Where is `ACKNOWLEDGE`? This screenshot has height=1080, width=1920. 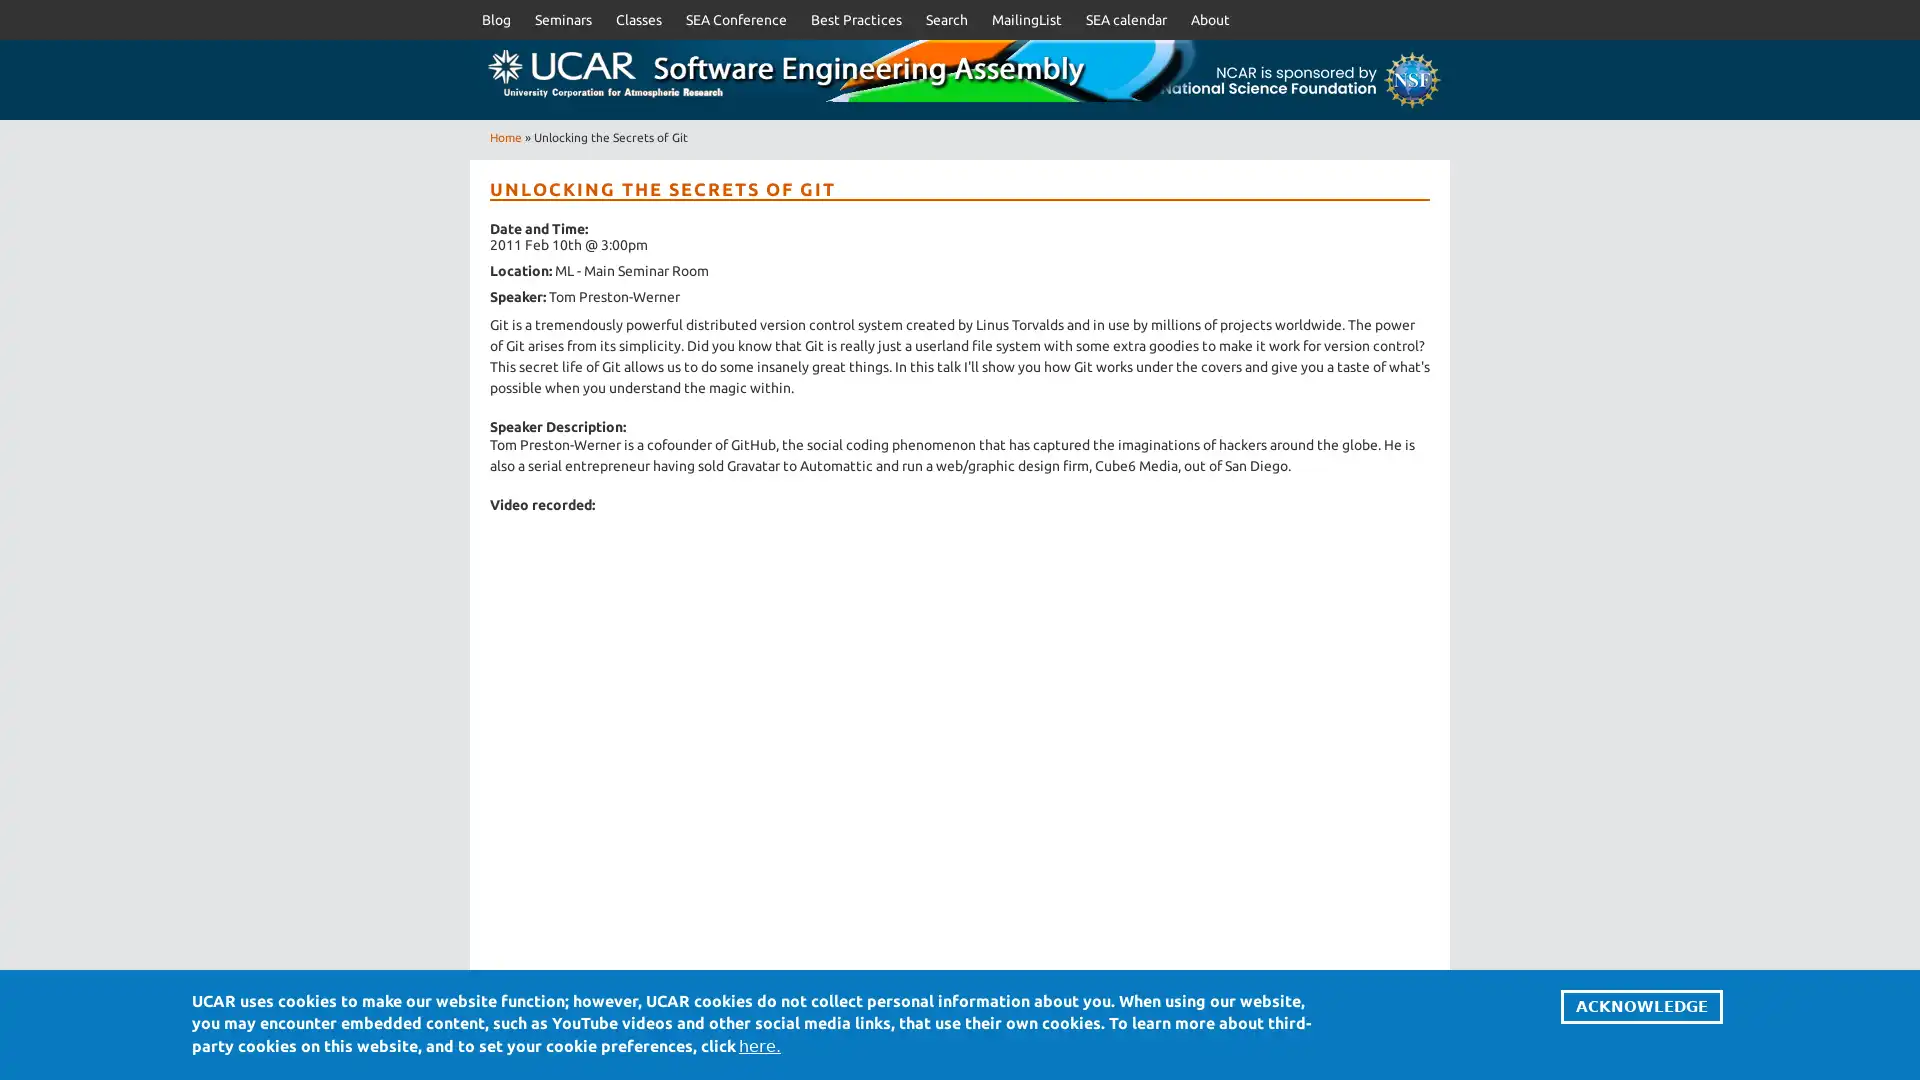 ACKNOWLEDGE is located at coordinates (1641, 1006).